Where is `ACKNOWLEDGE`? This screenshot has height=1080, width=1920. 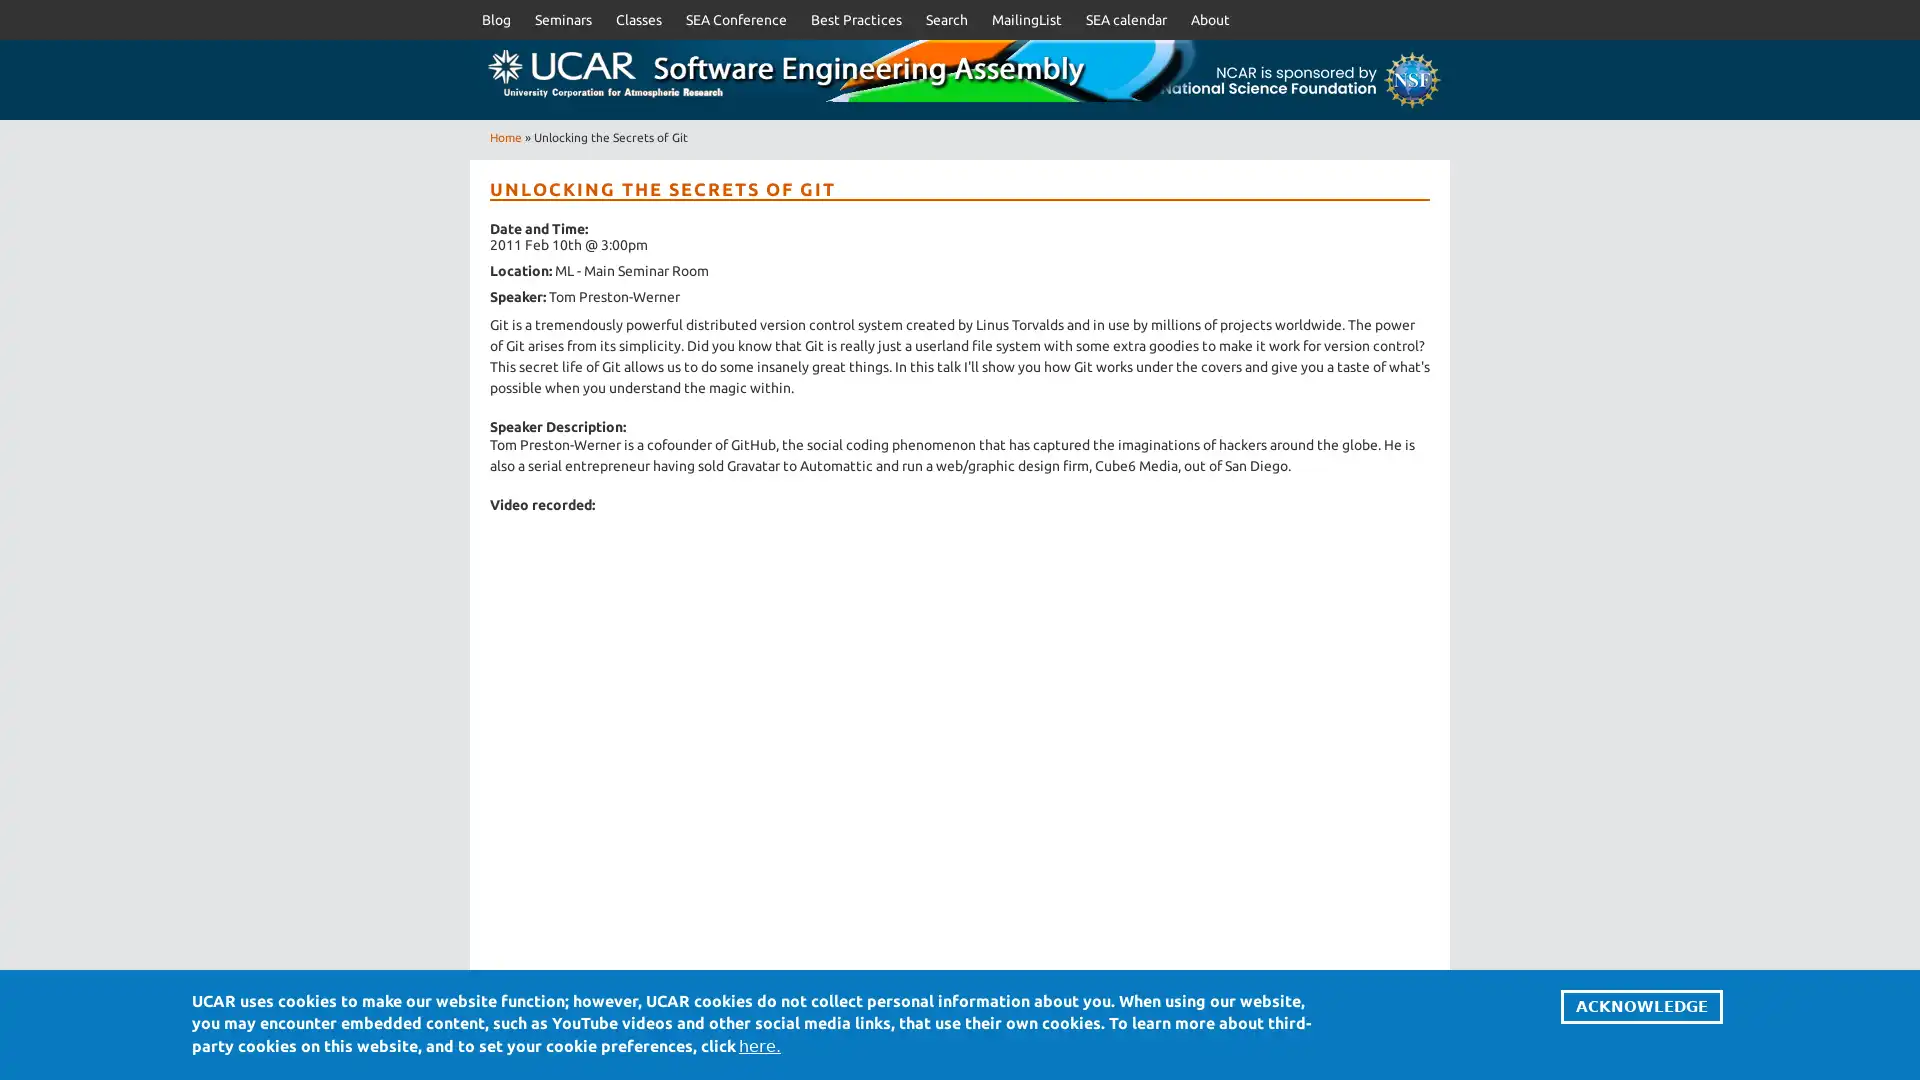 ACKNOWLEDGE is located at coordinates (1641, 1006).